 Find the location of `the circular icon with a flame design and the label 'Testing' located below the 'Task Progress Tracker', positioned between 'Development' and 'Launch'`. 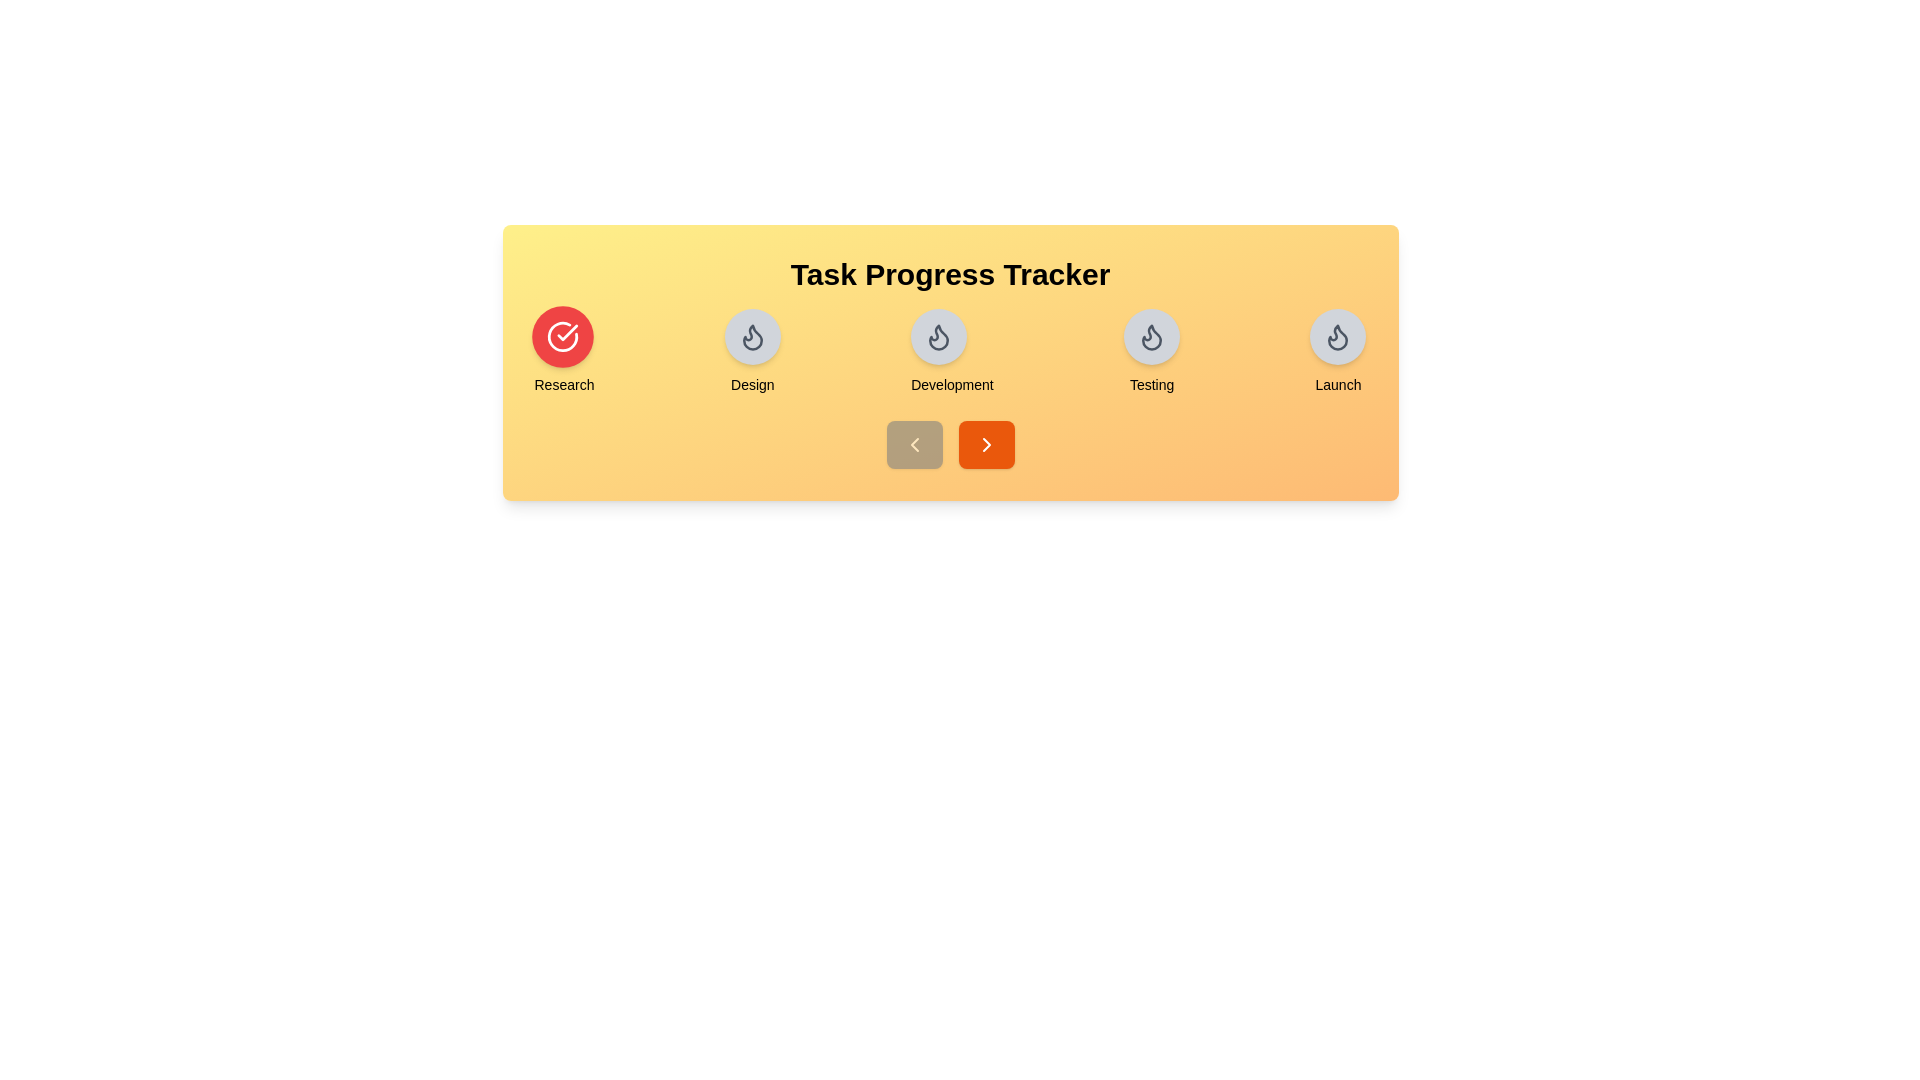

the circular icon with a flame design and the label 'Testing' located below the 'Task Progress Tracker', positioned between 'Development' and 'Launch' is located at coordinates (1152, 352).